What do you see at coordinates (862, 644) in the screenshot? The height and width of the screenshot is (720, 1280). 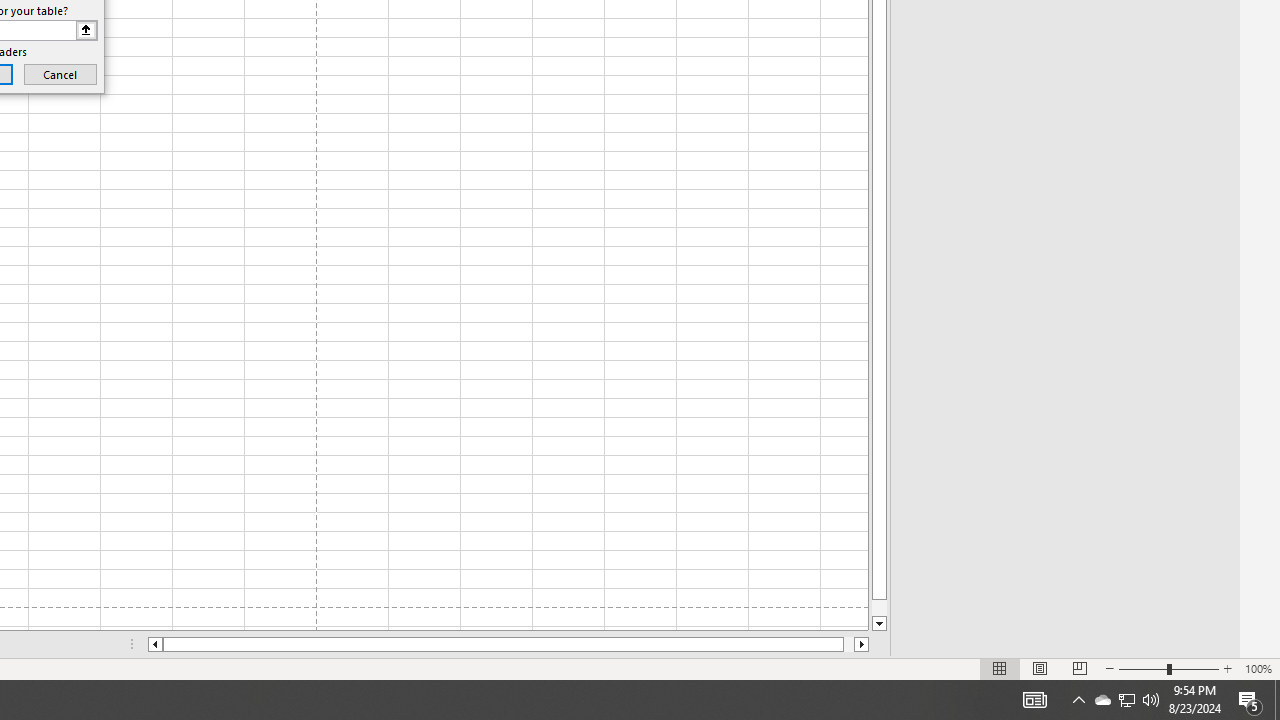 I see `'Column right'` at bounding box center [862, 644].